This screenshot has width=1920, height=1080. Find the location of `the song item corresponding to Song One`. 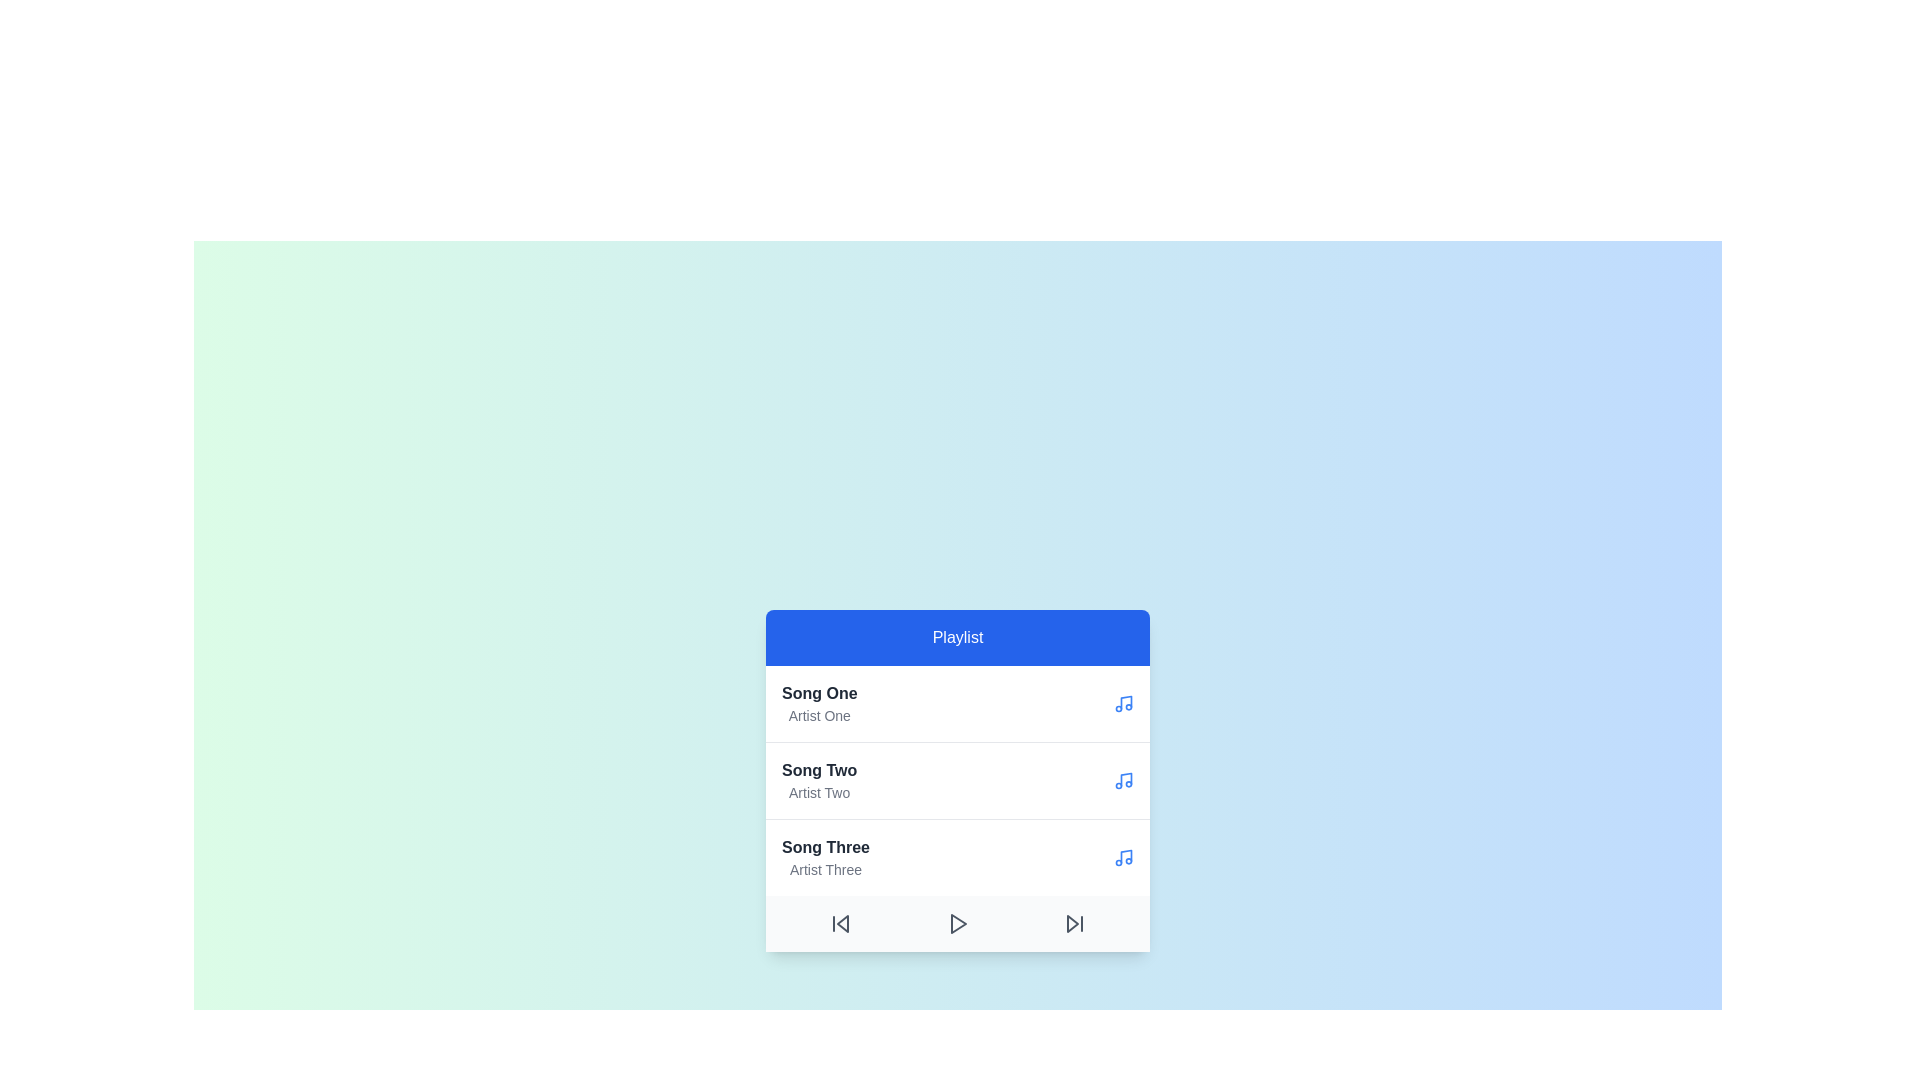

the song item corresponding to Song One is located at coordinates (819, 703).